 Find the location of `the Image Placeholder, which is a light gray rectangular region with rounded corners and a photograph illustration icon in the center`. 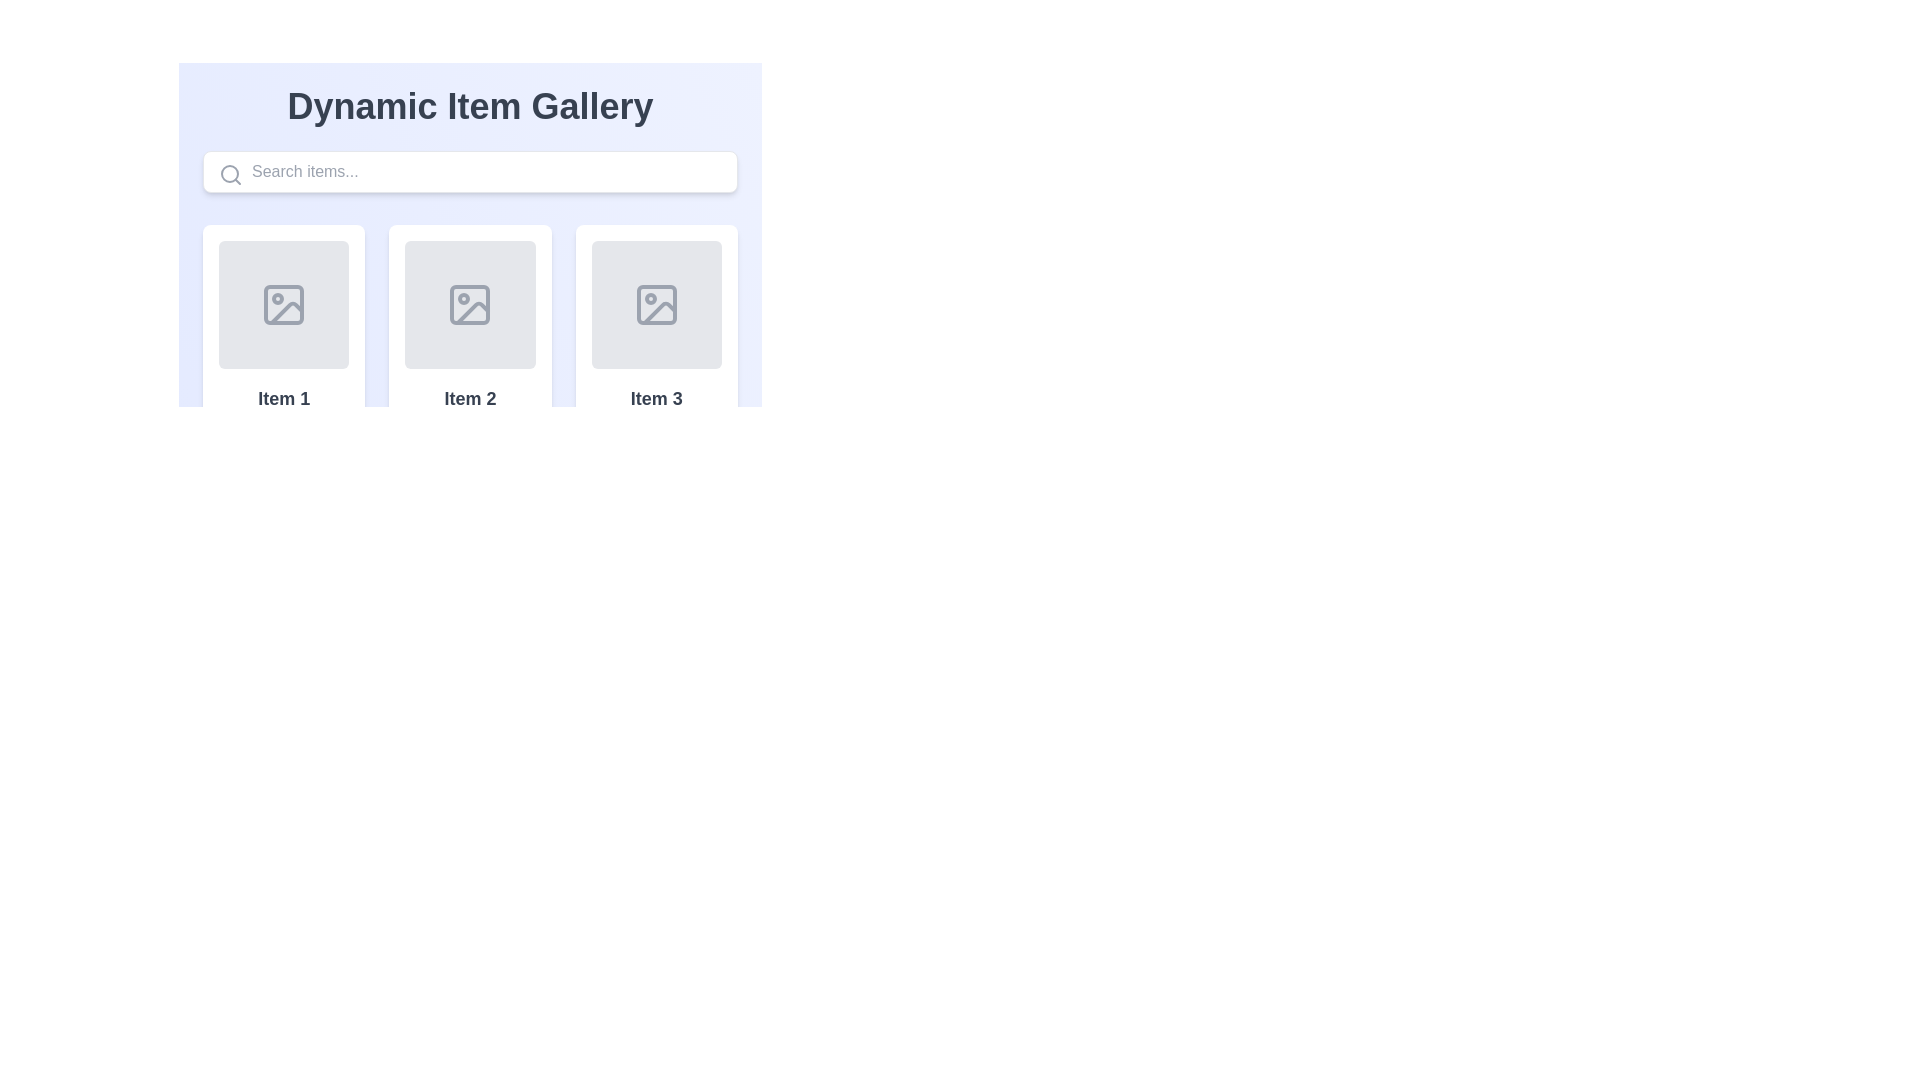

the Image Placeholder, which is a light gray rectangular region with rounded corners and a photograph illustration icon in the center is located at coordinates (283, 304).